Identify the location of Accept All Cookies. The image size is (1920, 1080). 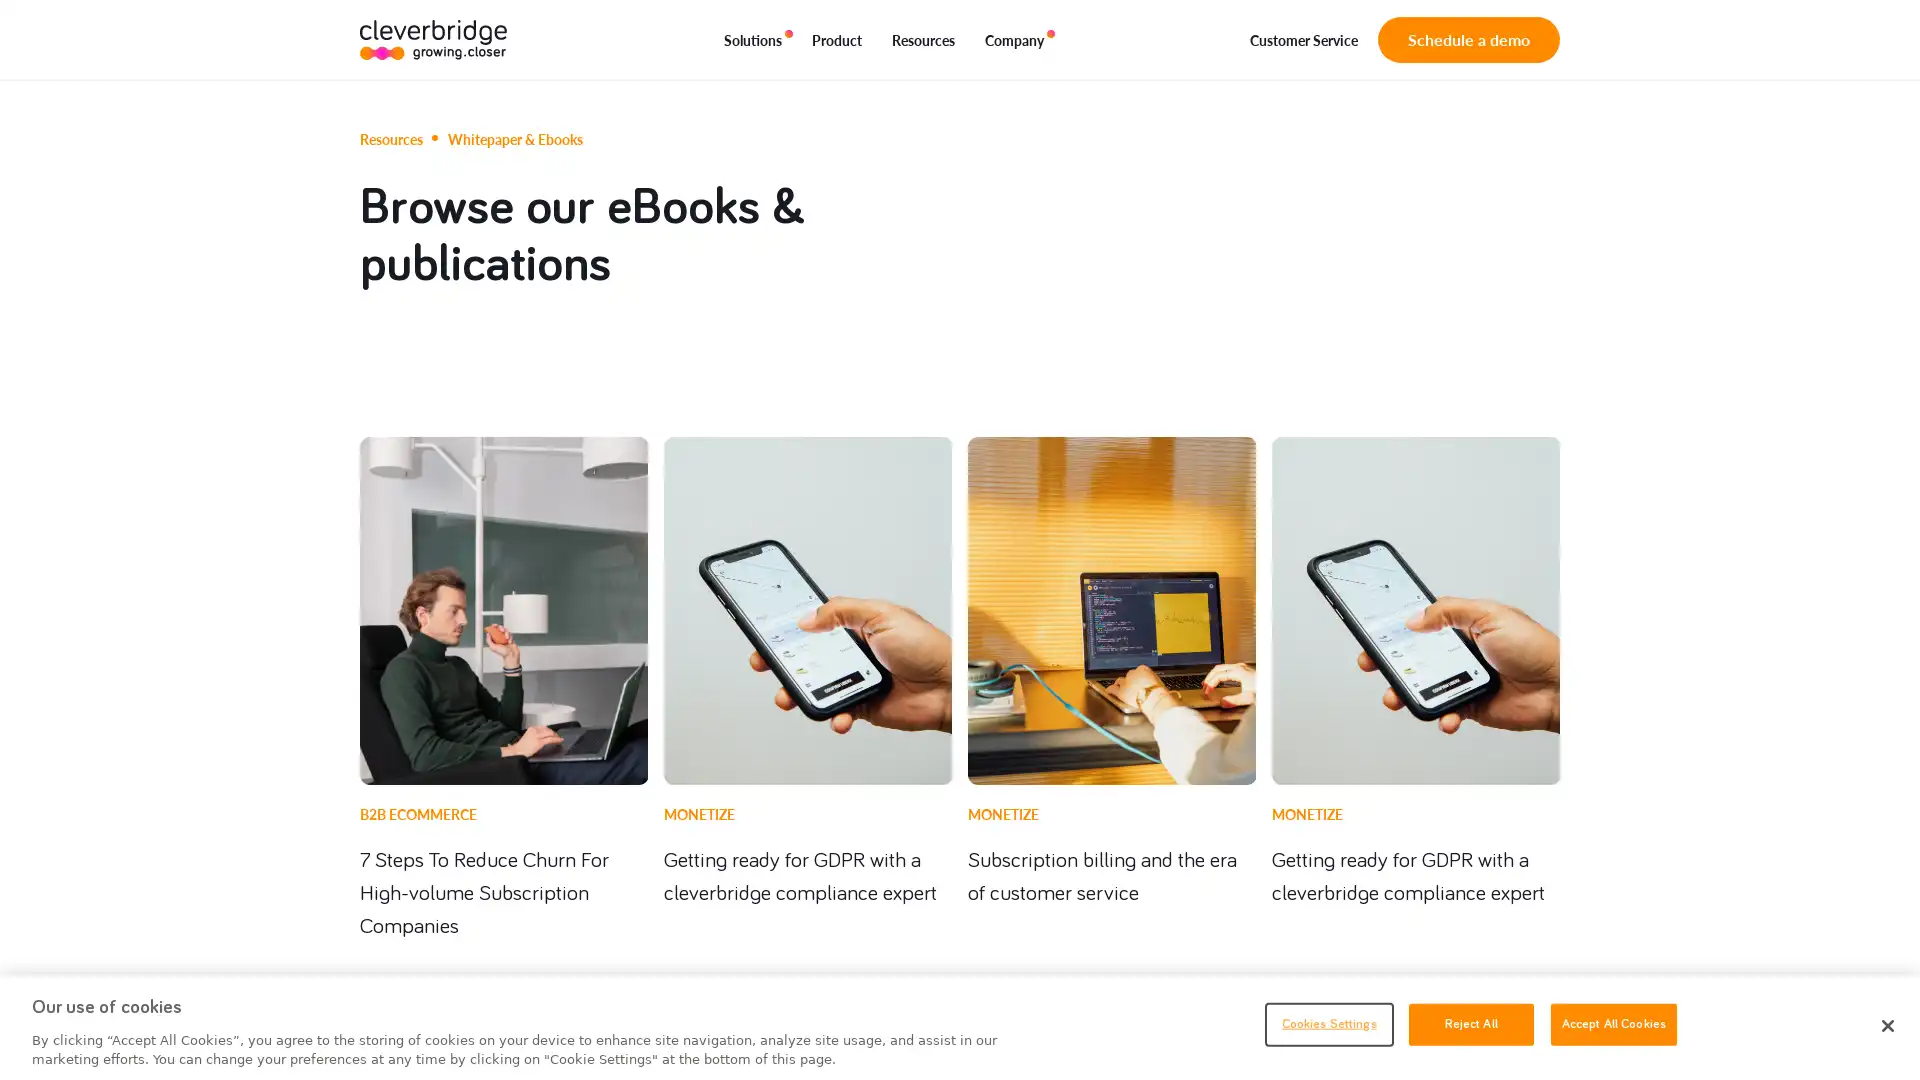
(1613, 1023).